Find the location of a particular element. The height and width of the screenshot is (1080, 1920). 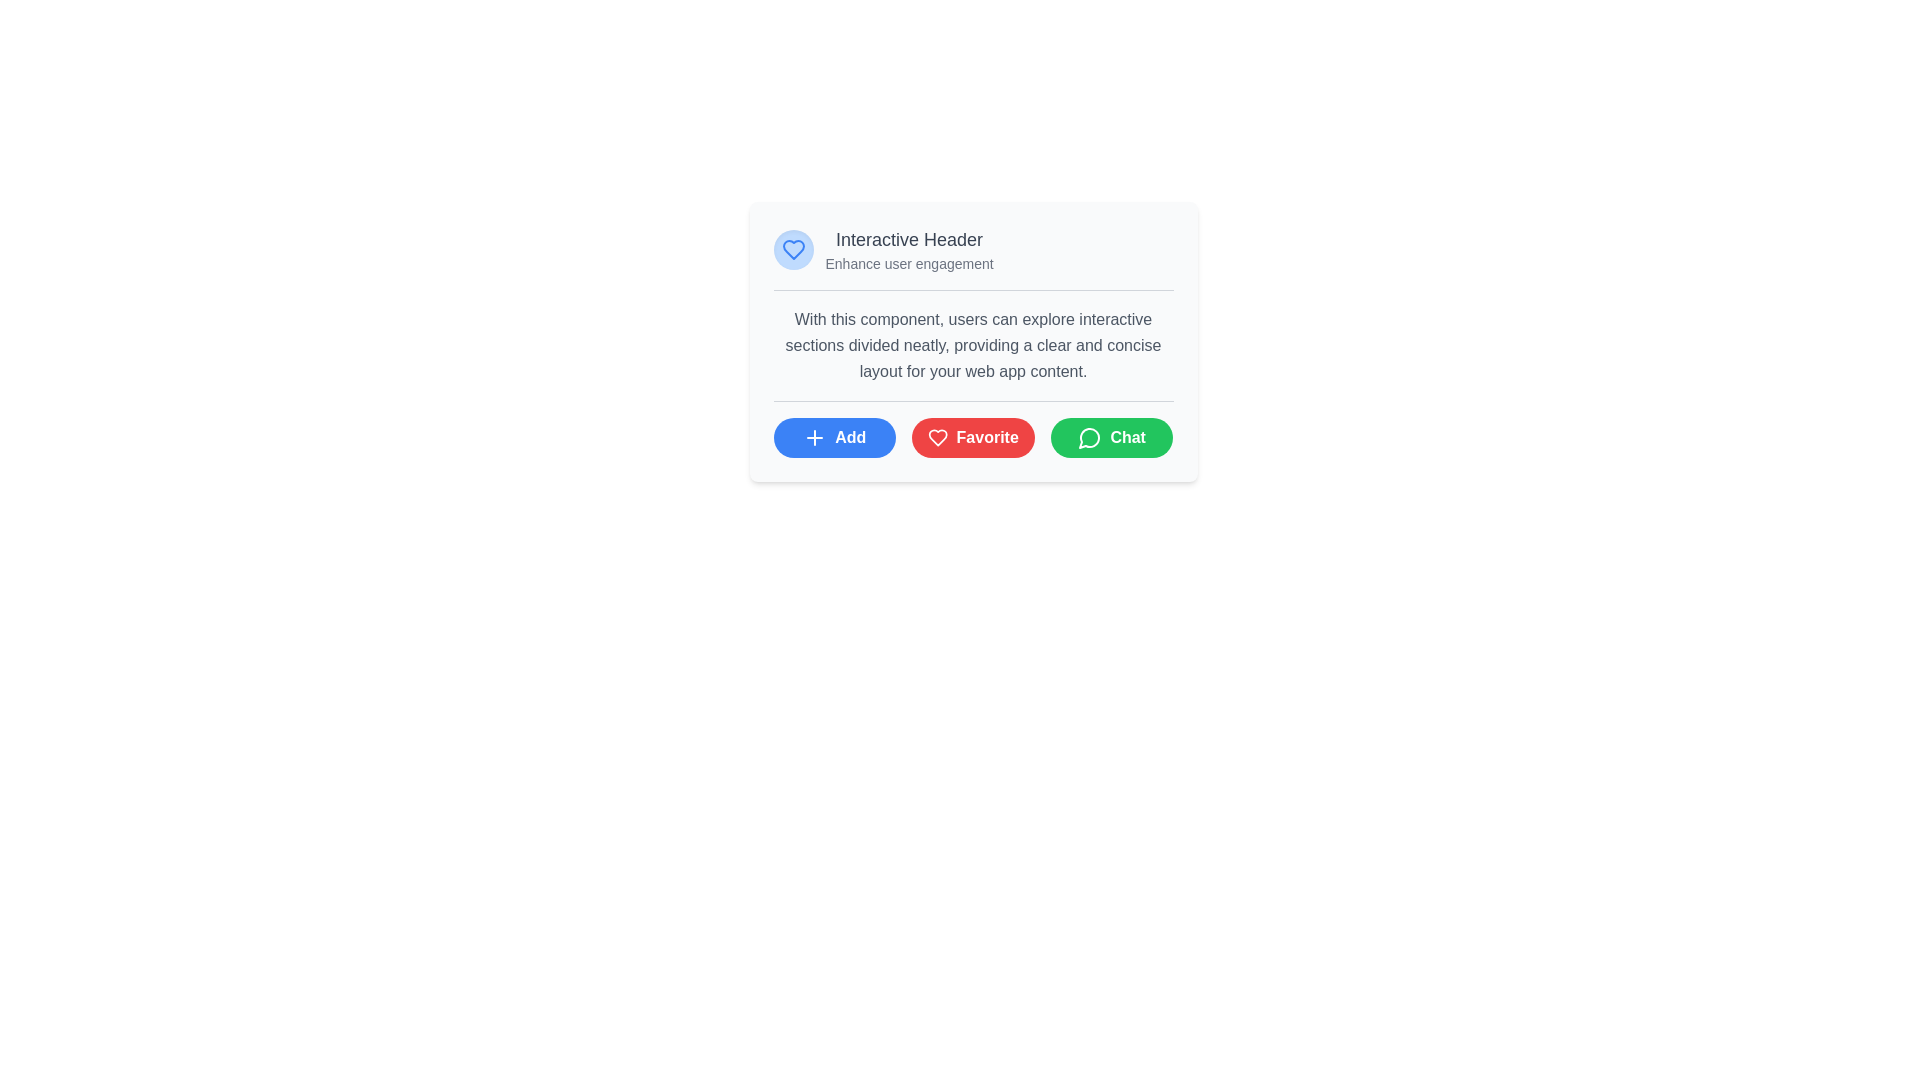

the text block that serves as a descriptive header, containing a title and subtitle, located to the right of a circular heart icon is located at coordinates (908, 249).